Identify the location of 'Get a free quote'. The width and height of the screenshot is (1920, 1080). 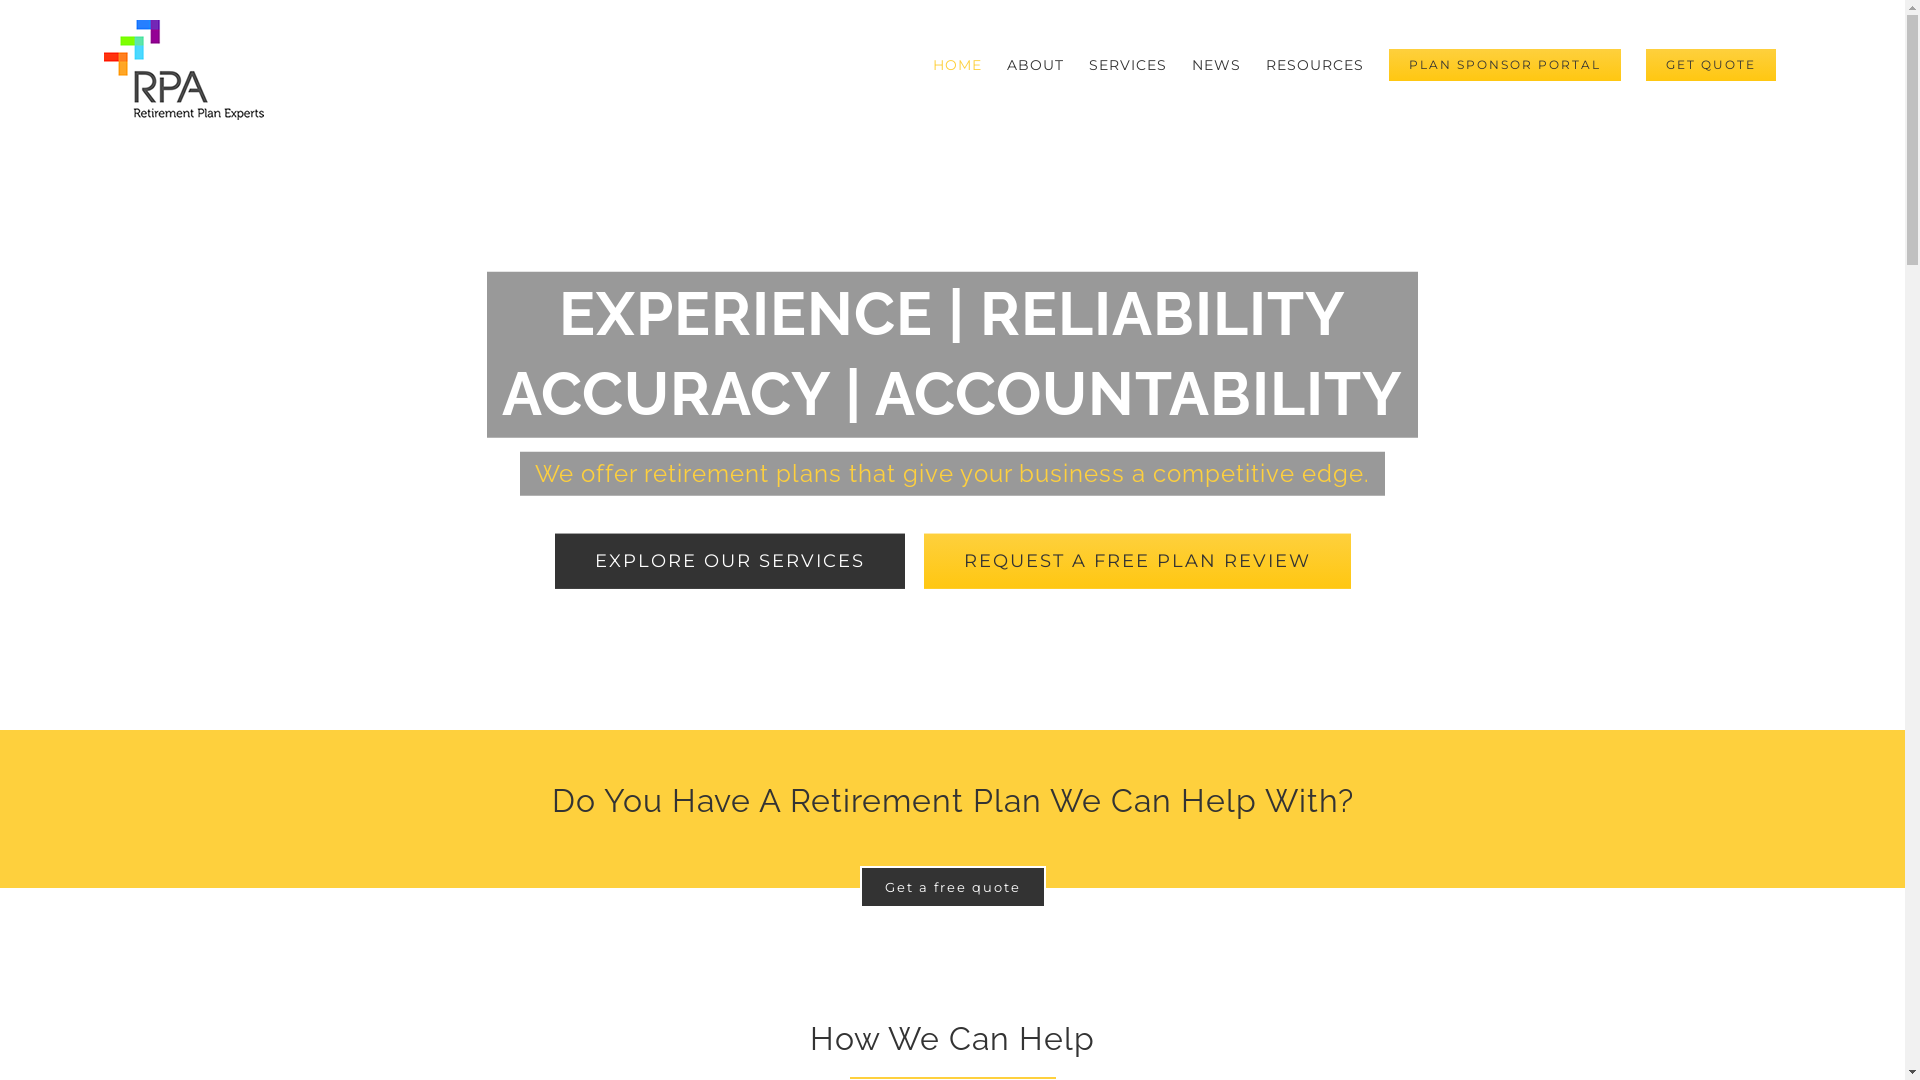
(952, 886).